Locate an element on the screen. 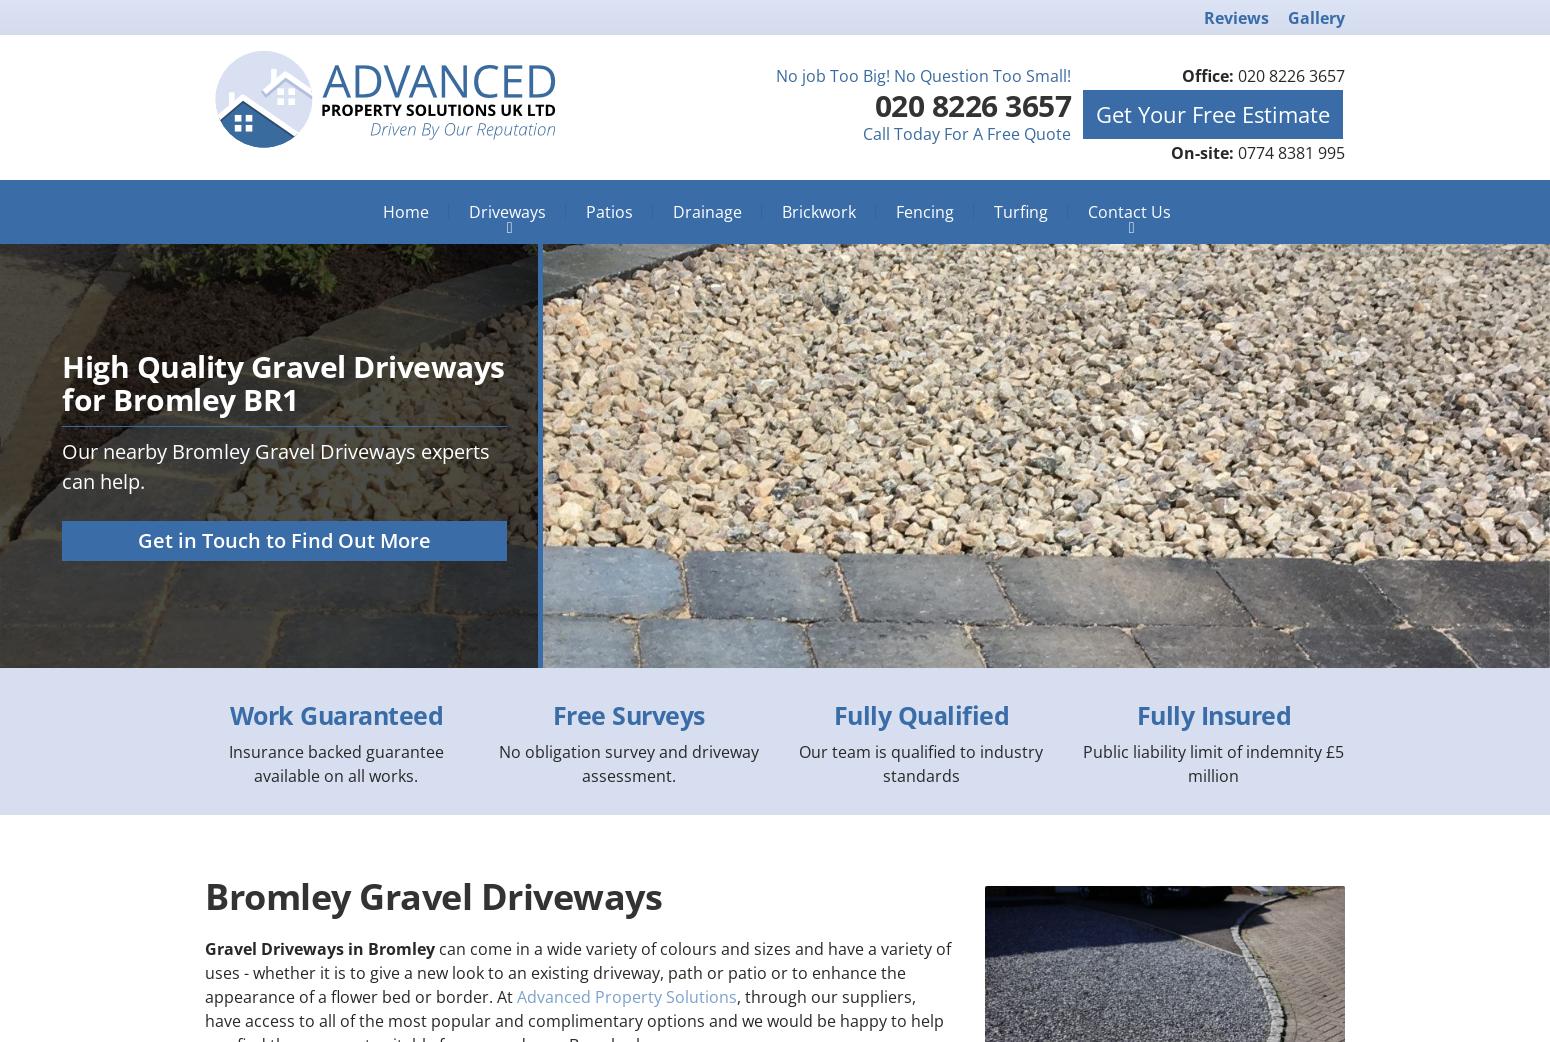 The height and width of the screenshot is (1042, 1550). 'No job Too Big! No Question Too Small!' is located at coordinates (775, 74).